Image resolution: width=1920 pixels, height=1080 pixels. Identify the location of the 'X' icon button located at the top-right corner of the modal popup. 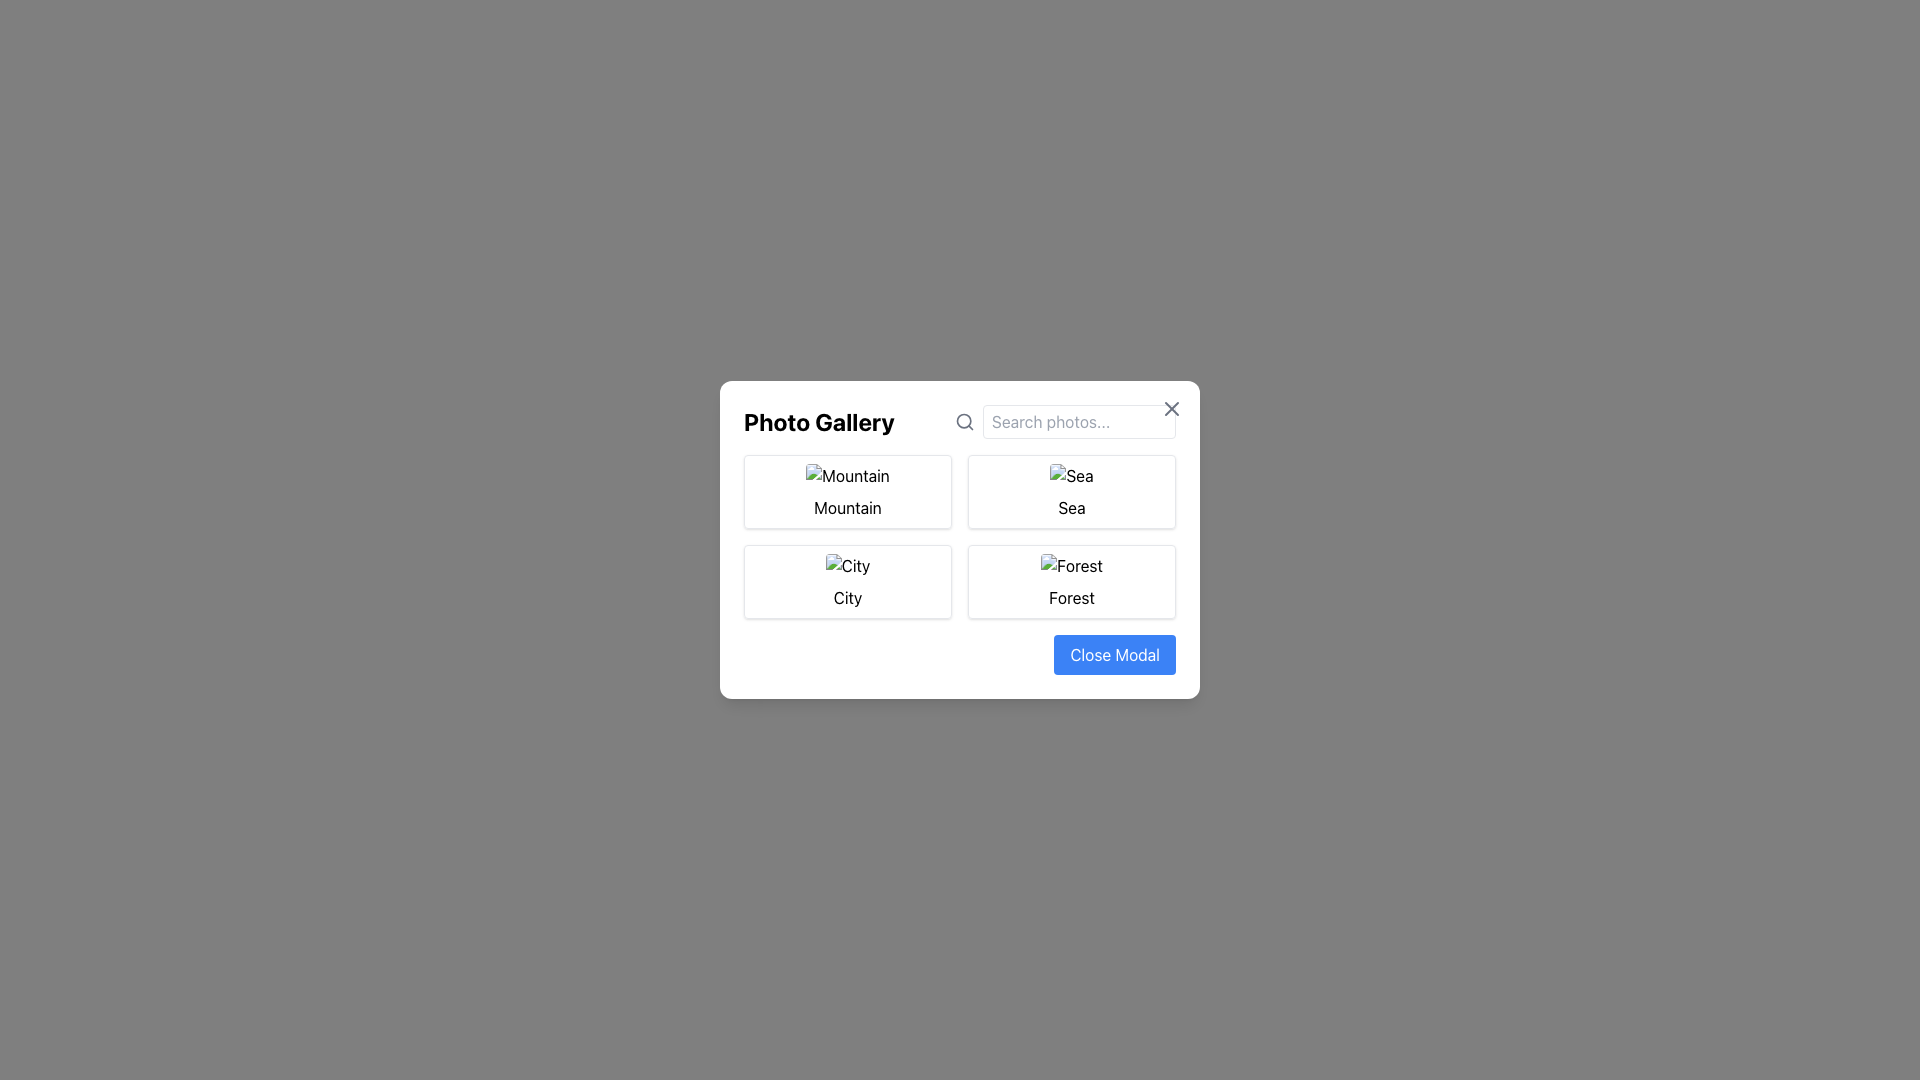
(1171, 407).